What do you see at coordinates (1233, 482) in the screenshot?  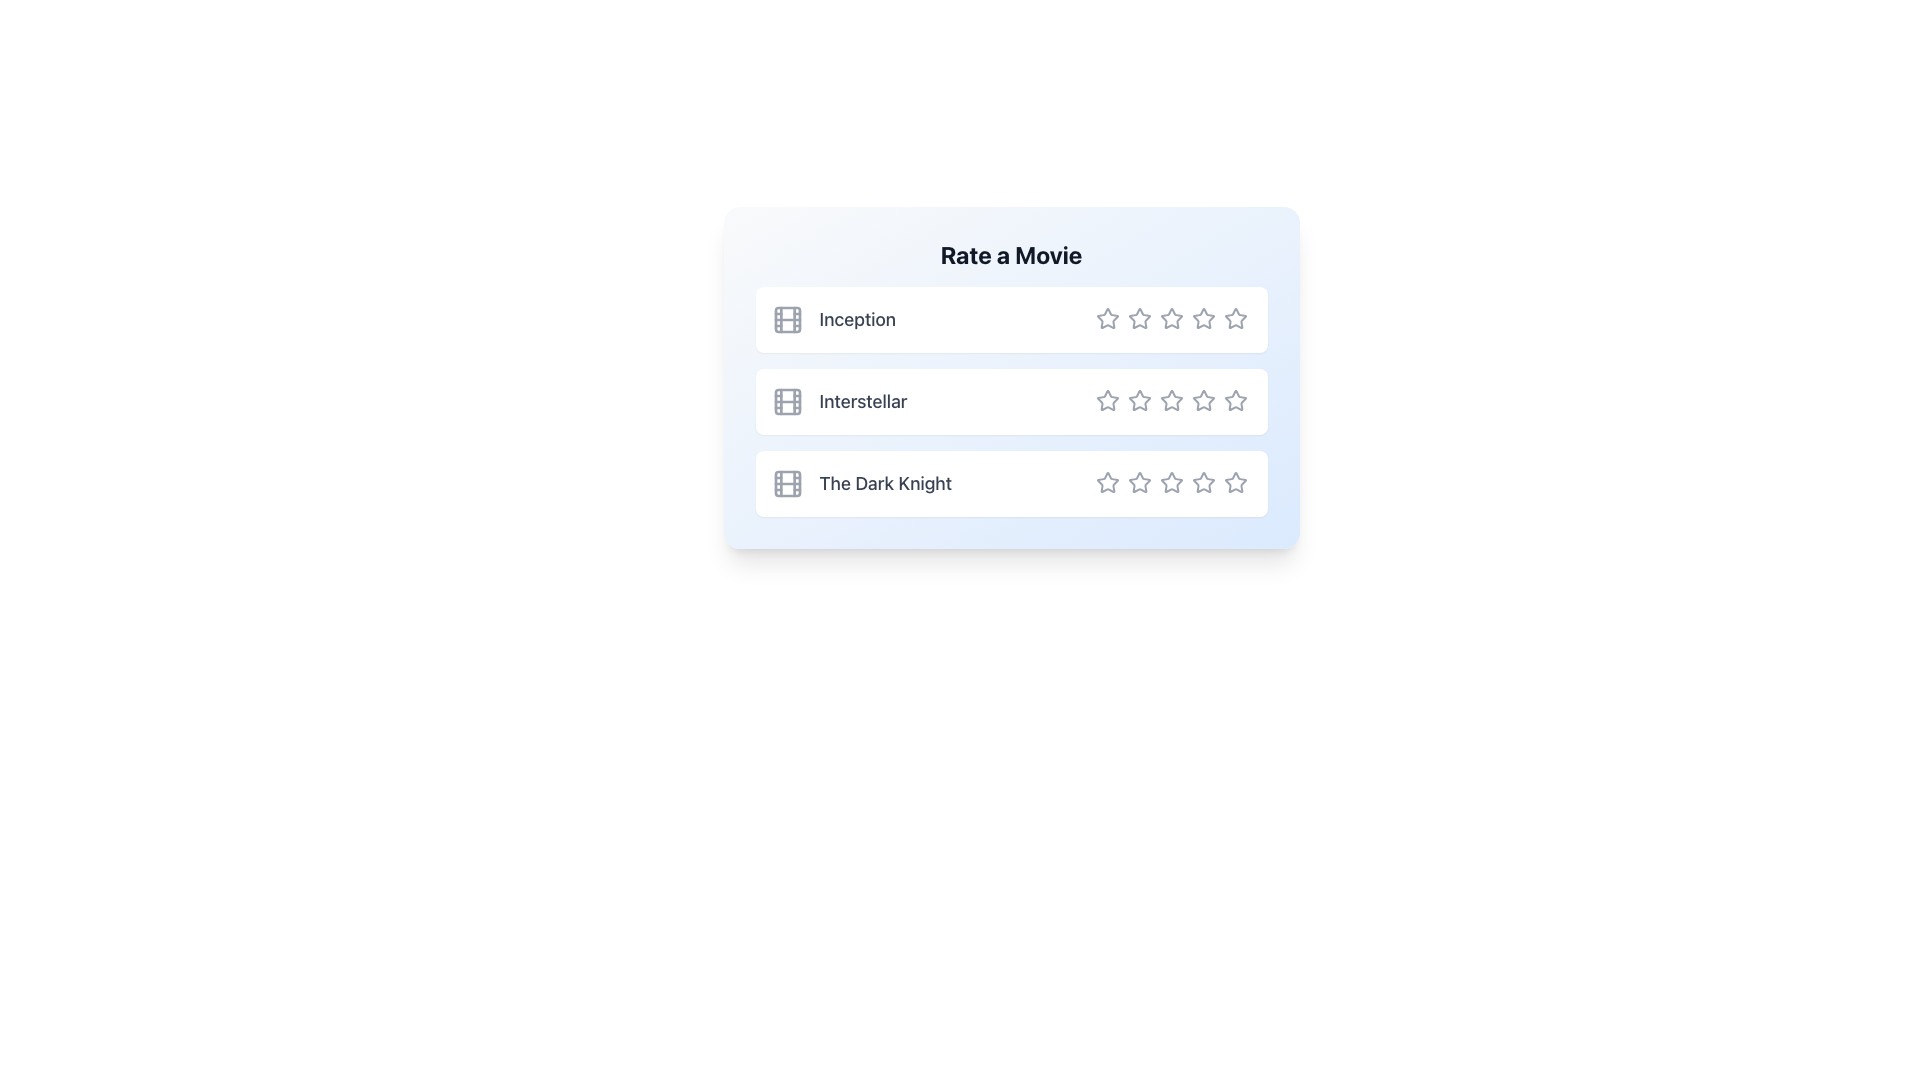 I see `the fifth star-shaped icon from the left in the horizontal rating system to rate 'The Dark Knight'` at bounding box center [1233, 482].